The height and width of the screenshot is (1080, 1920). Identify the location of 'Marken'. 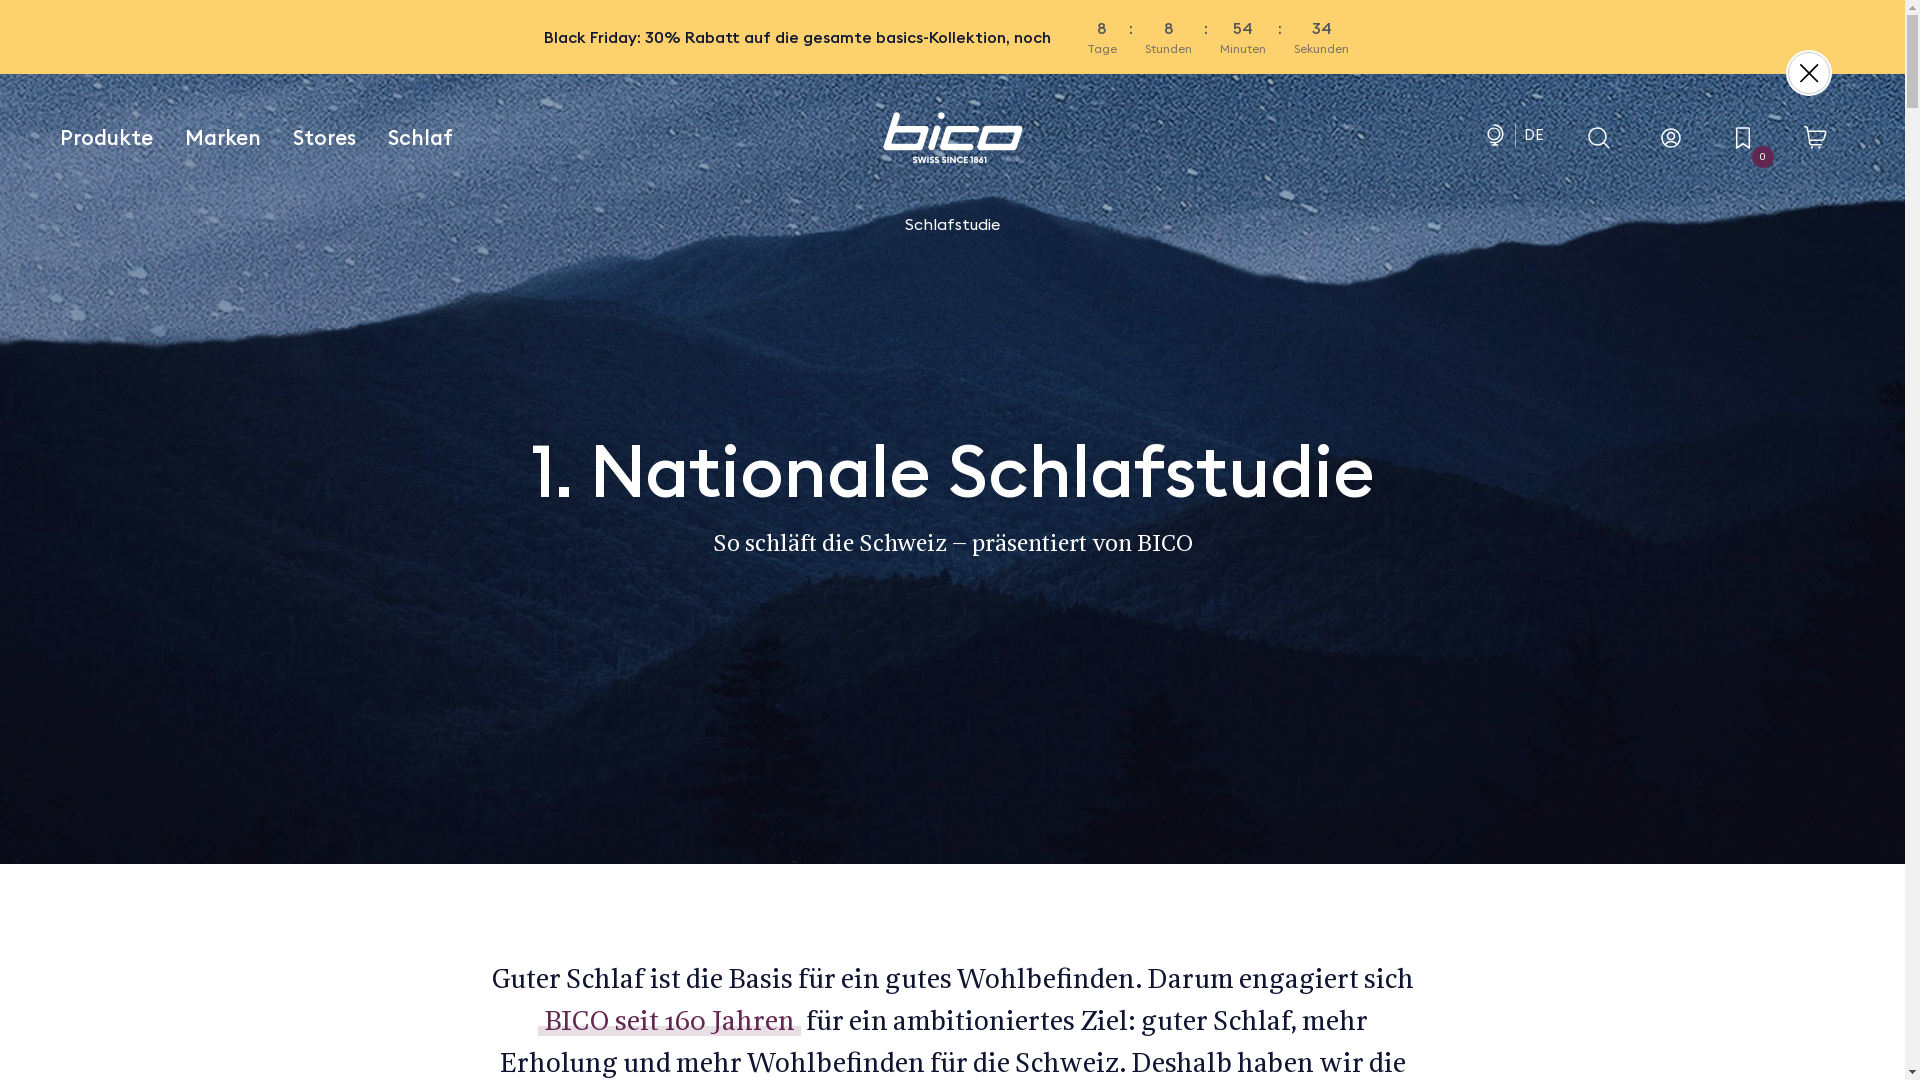
(222, 136).